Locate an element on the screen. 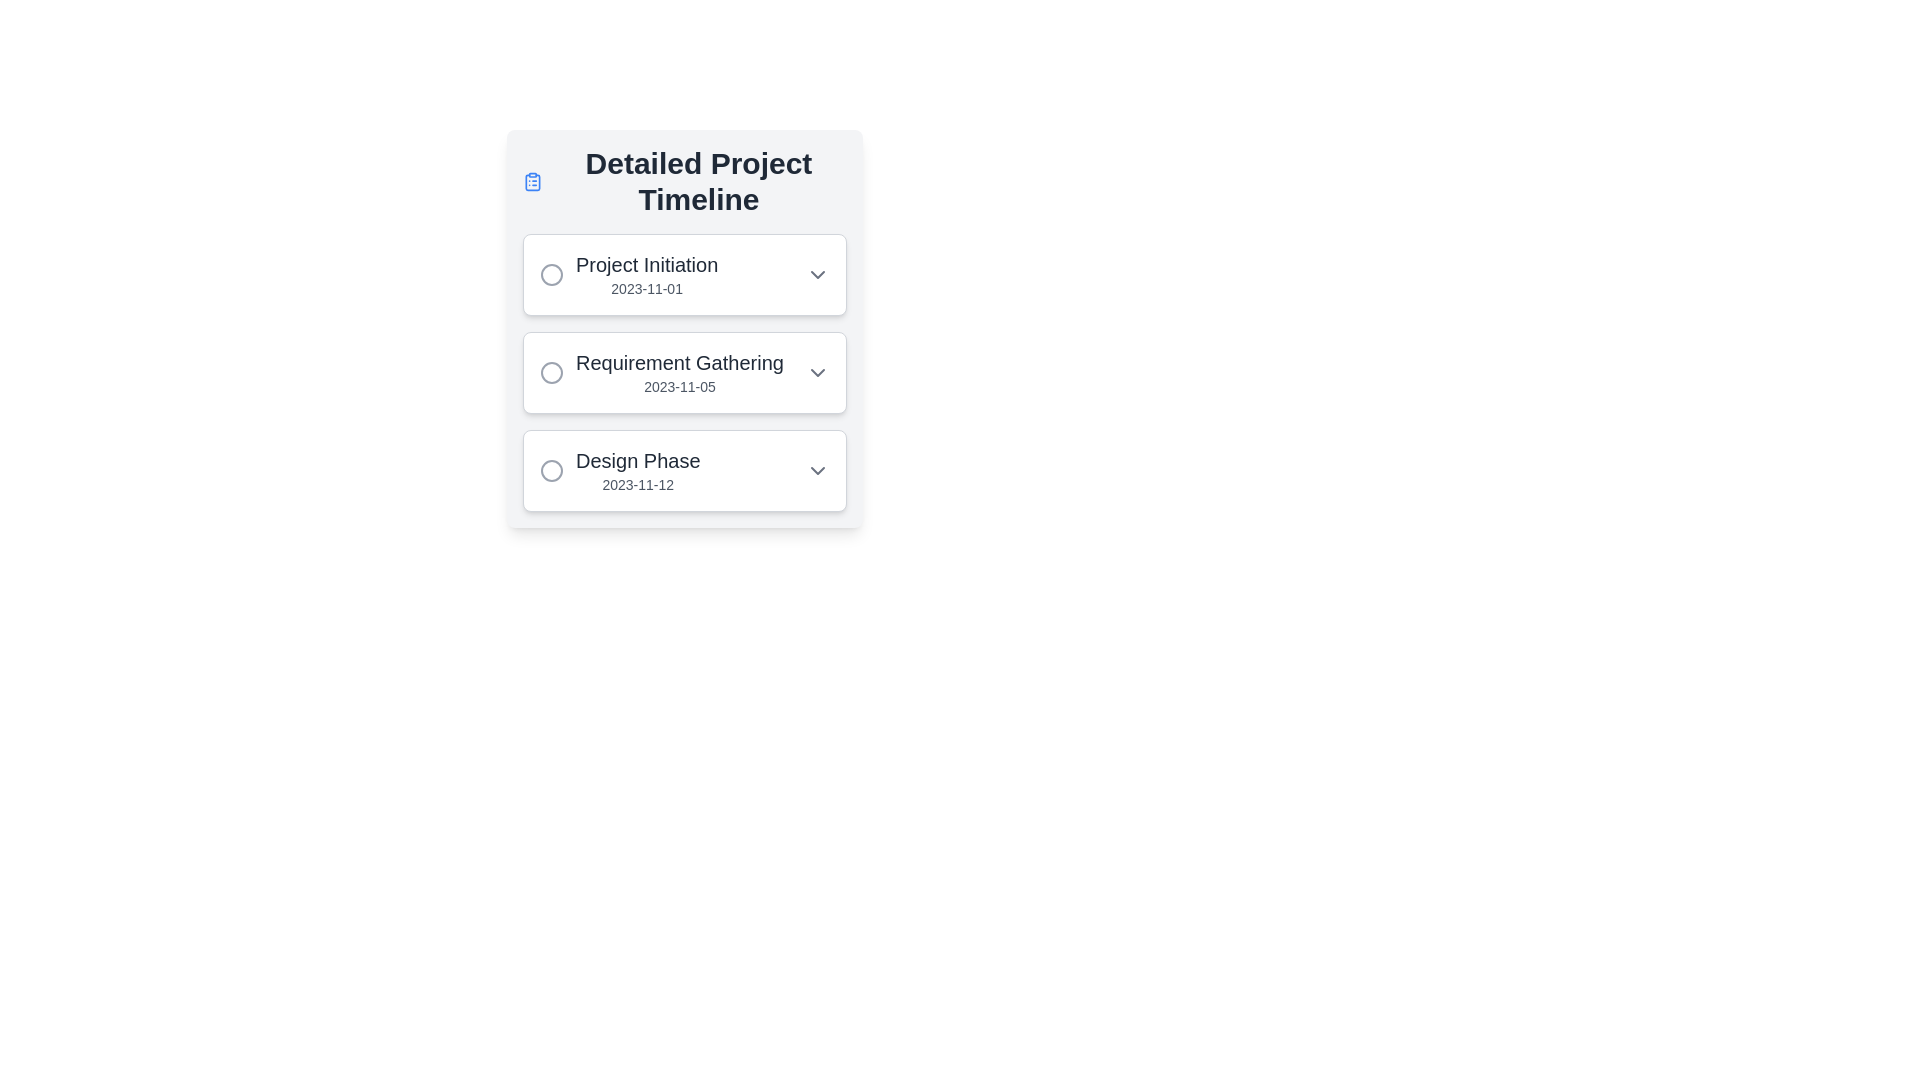  the third list item labeled 'Design Phase' is located at coordinates (618, 470).